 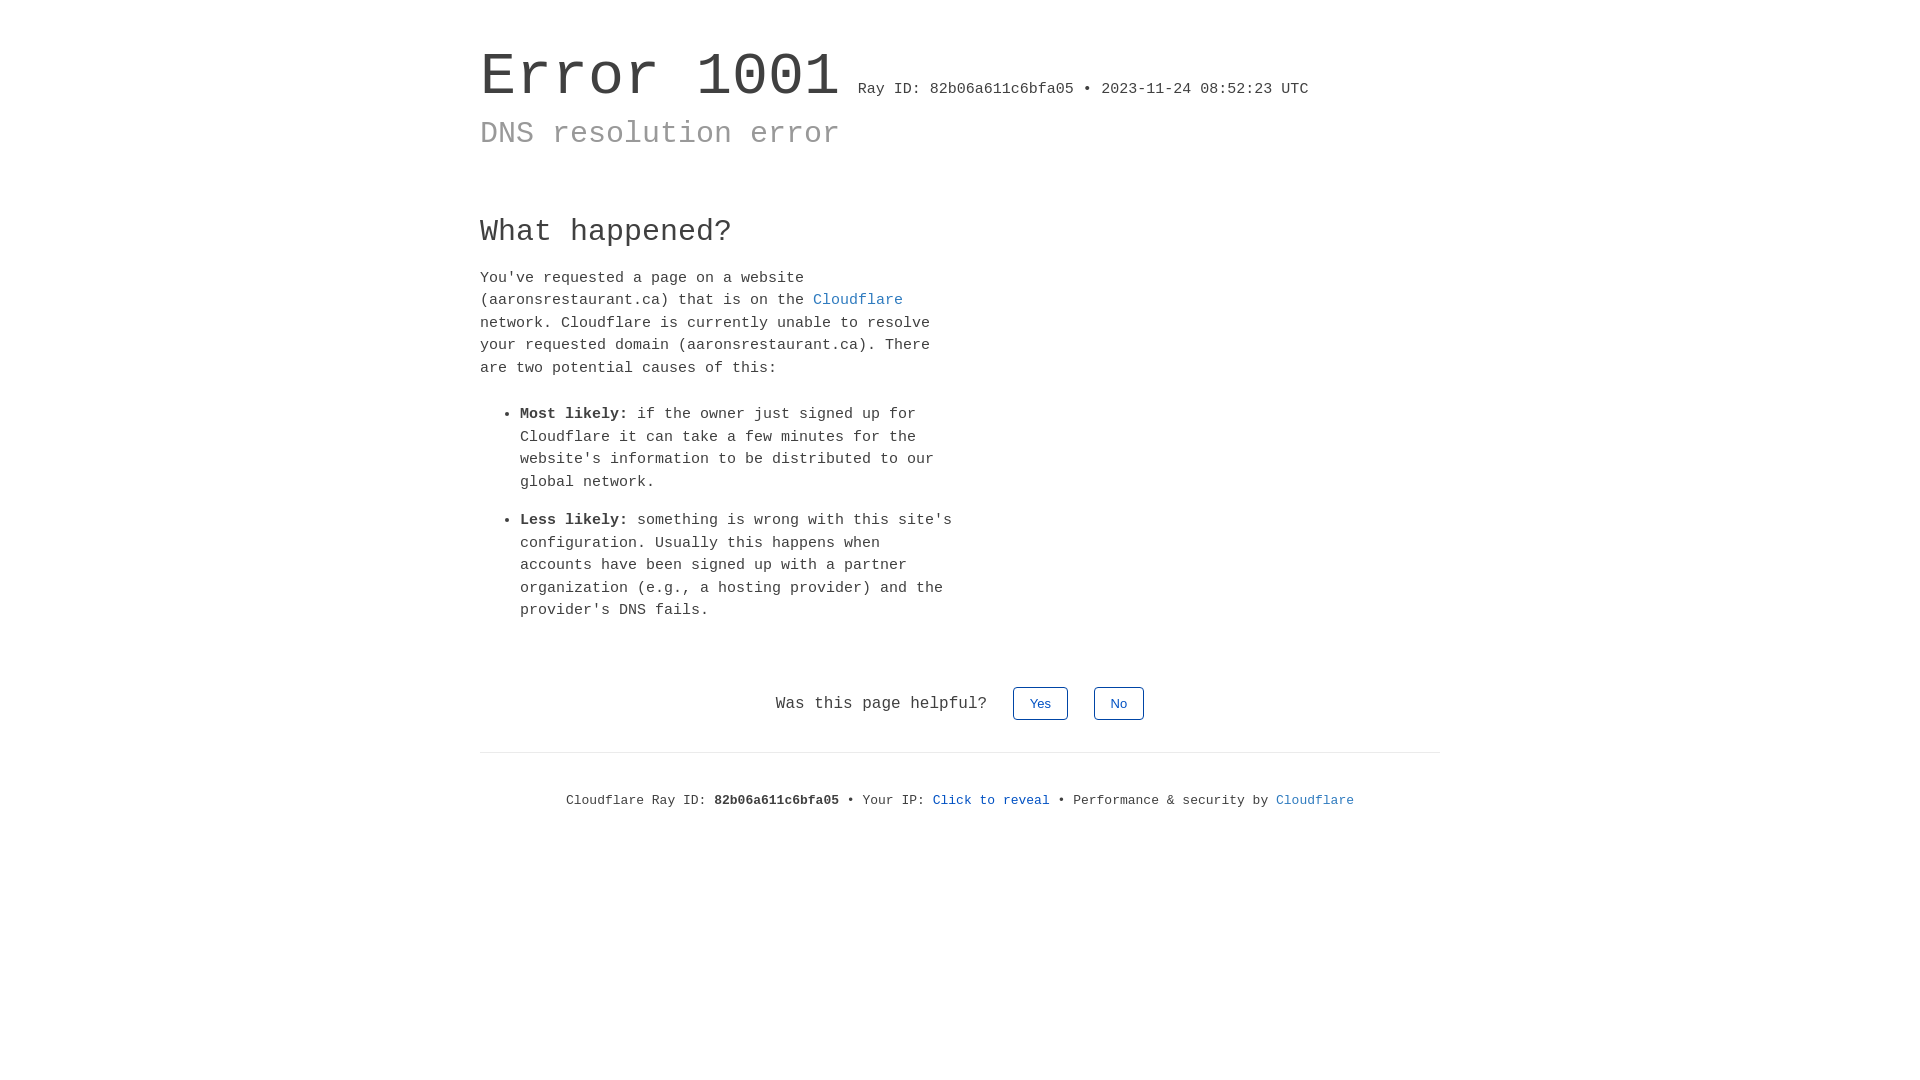 What do you see at coordinates (1040, 701) in the screenshot?
I see `'Yes'` at bounding box center [1040, 701].